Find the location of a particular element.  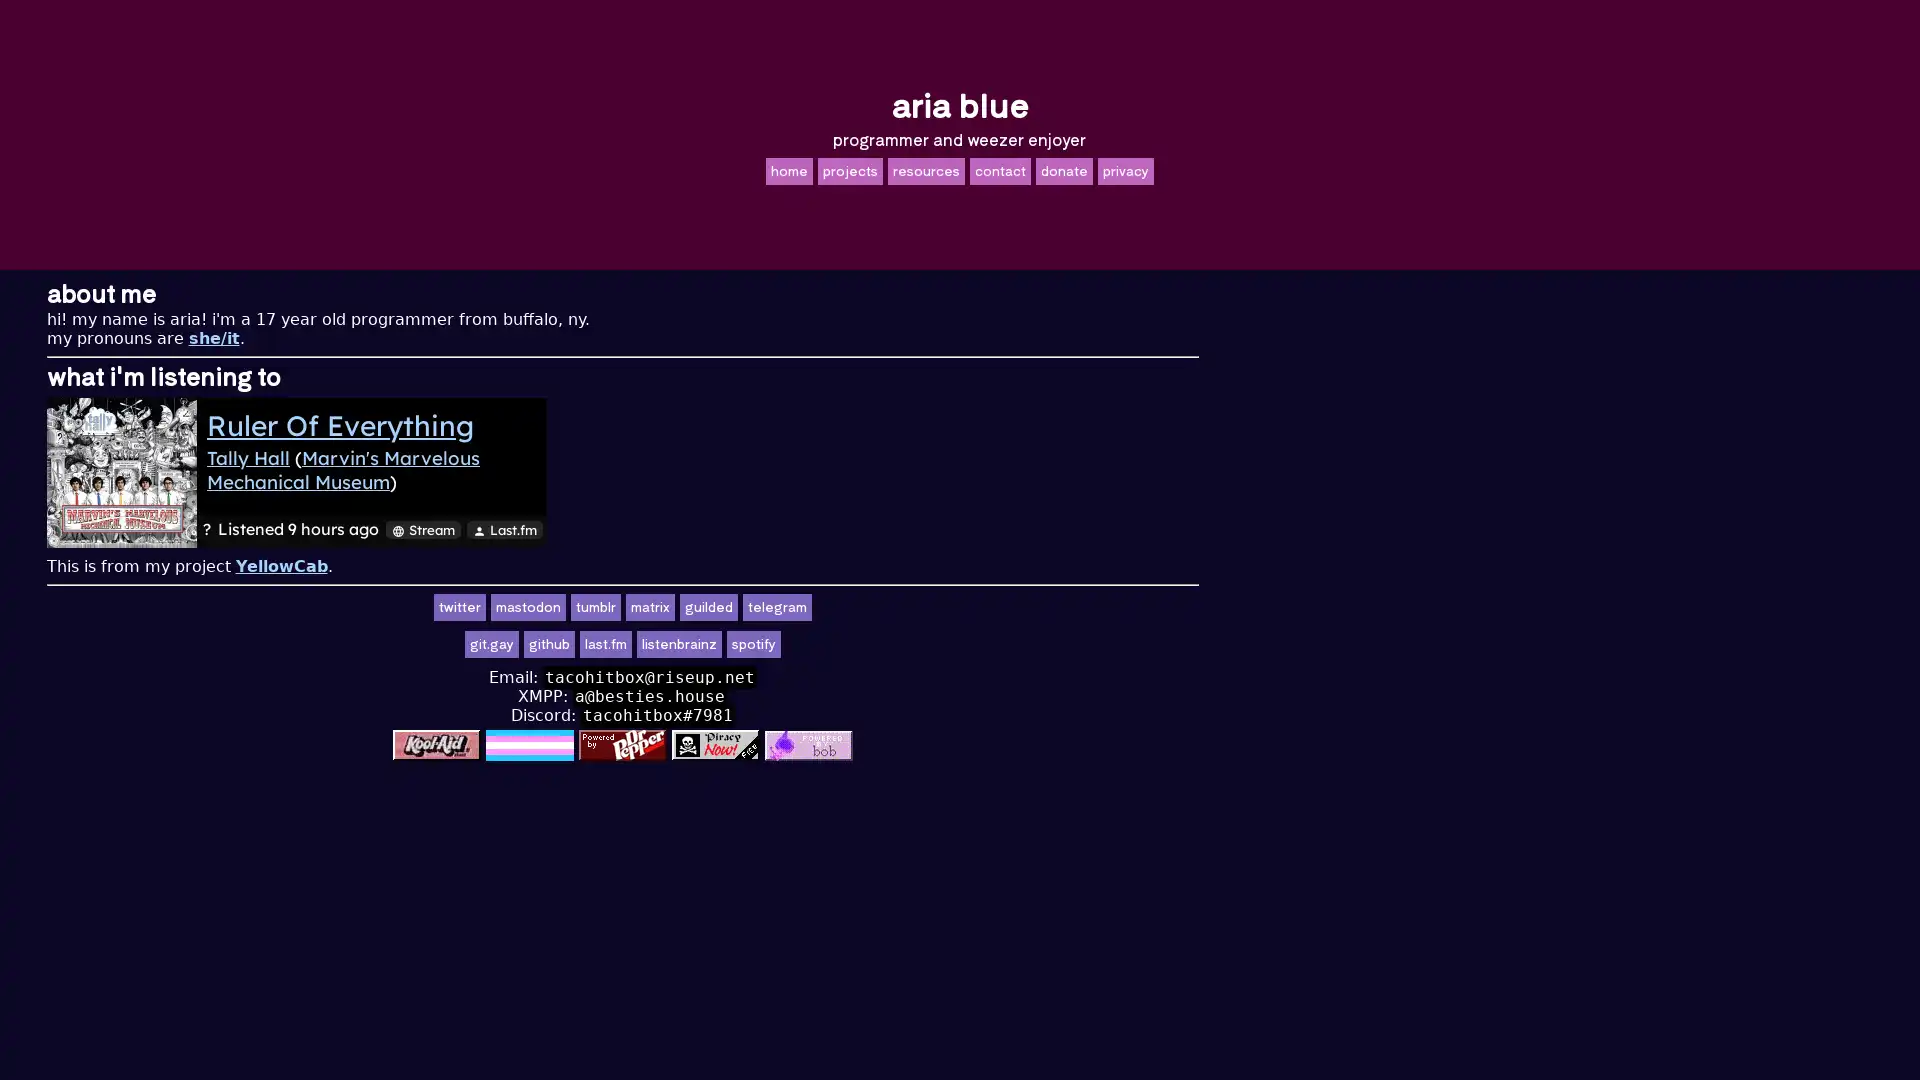

last.fm is located at coordinates (941, 644).